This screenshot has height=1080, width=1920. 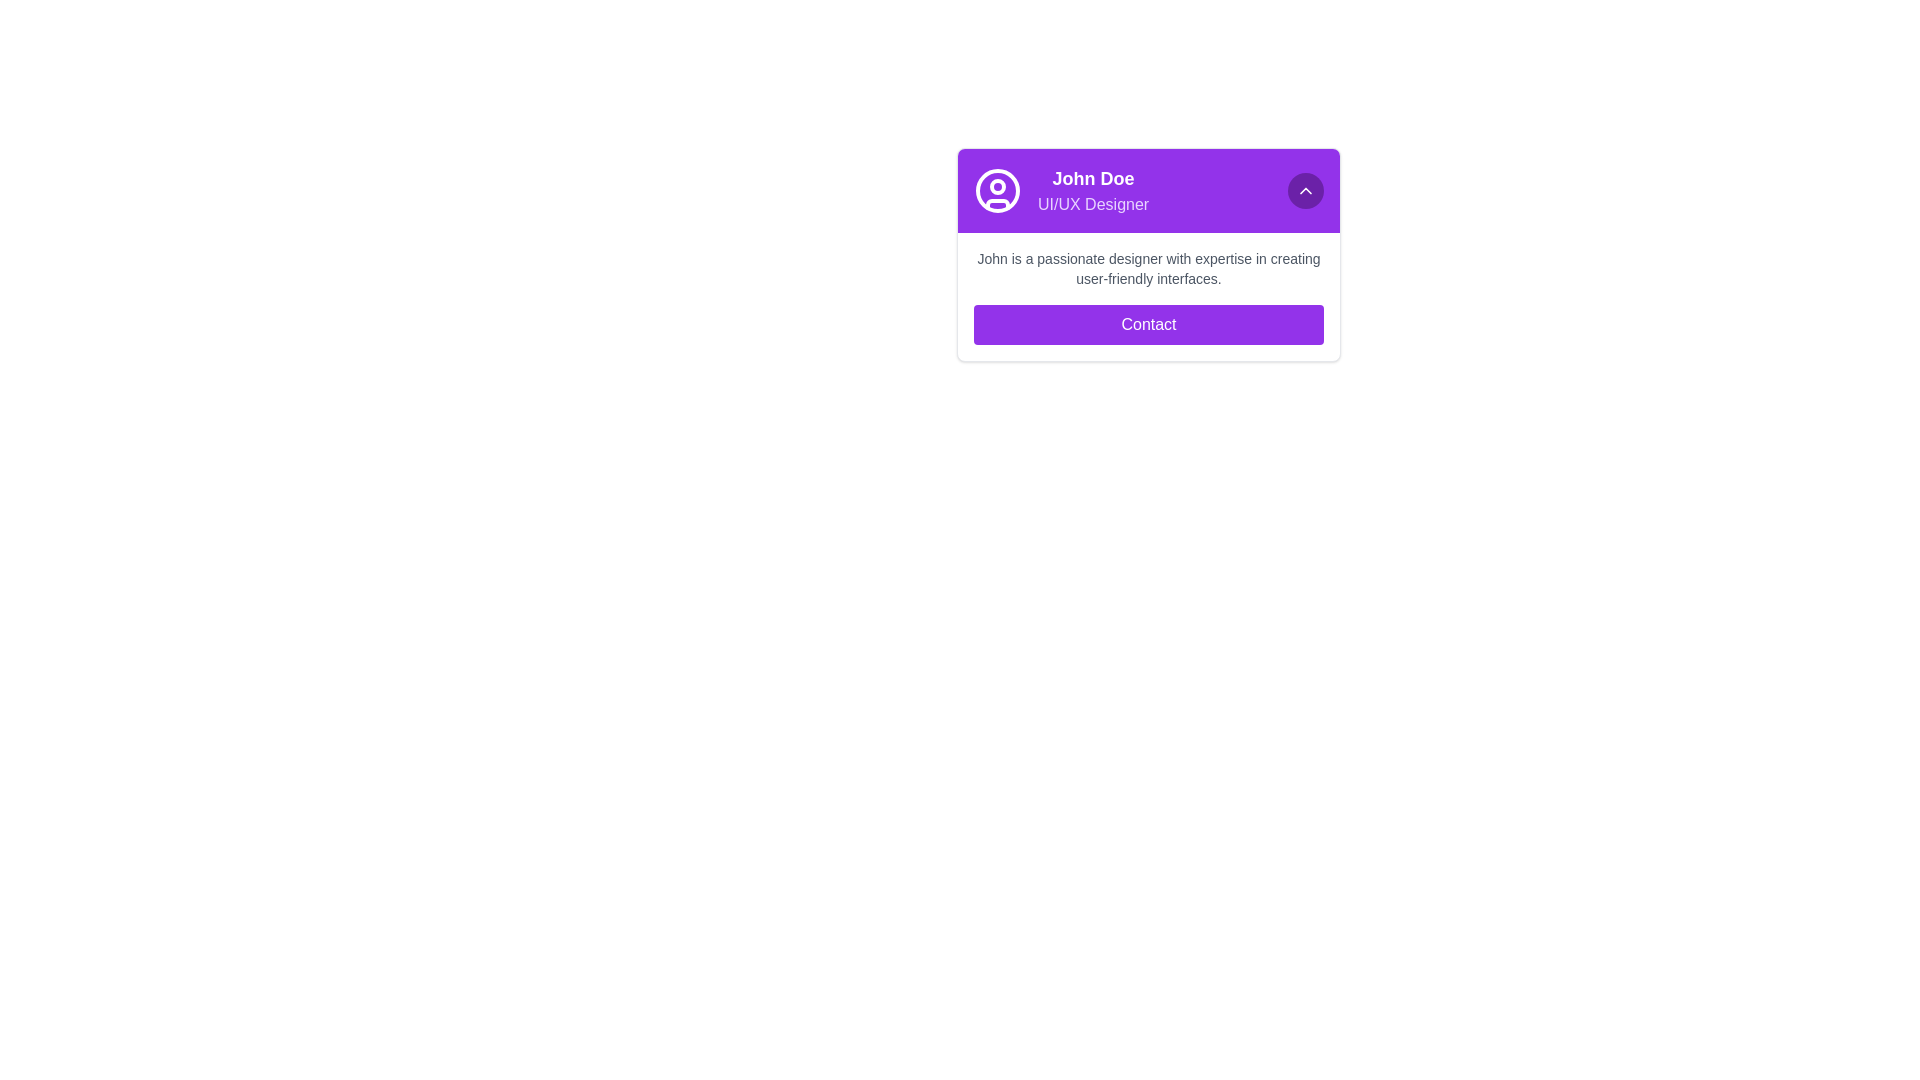 What do you see at coordinates (1305, 191) in the screenshot?
I see `the button located at the top-right corner of the purple header section that contains details about 'John Doe' and their role as a UI/UX Designer` at bounding box center [1305, 191].